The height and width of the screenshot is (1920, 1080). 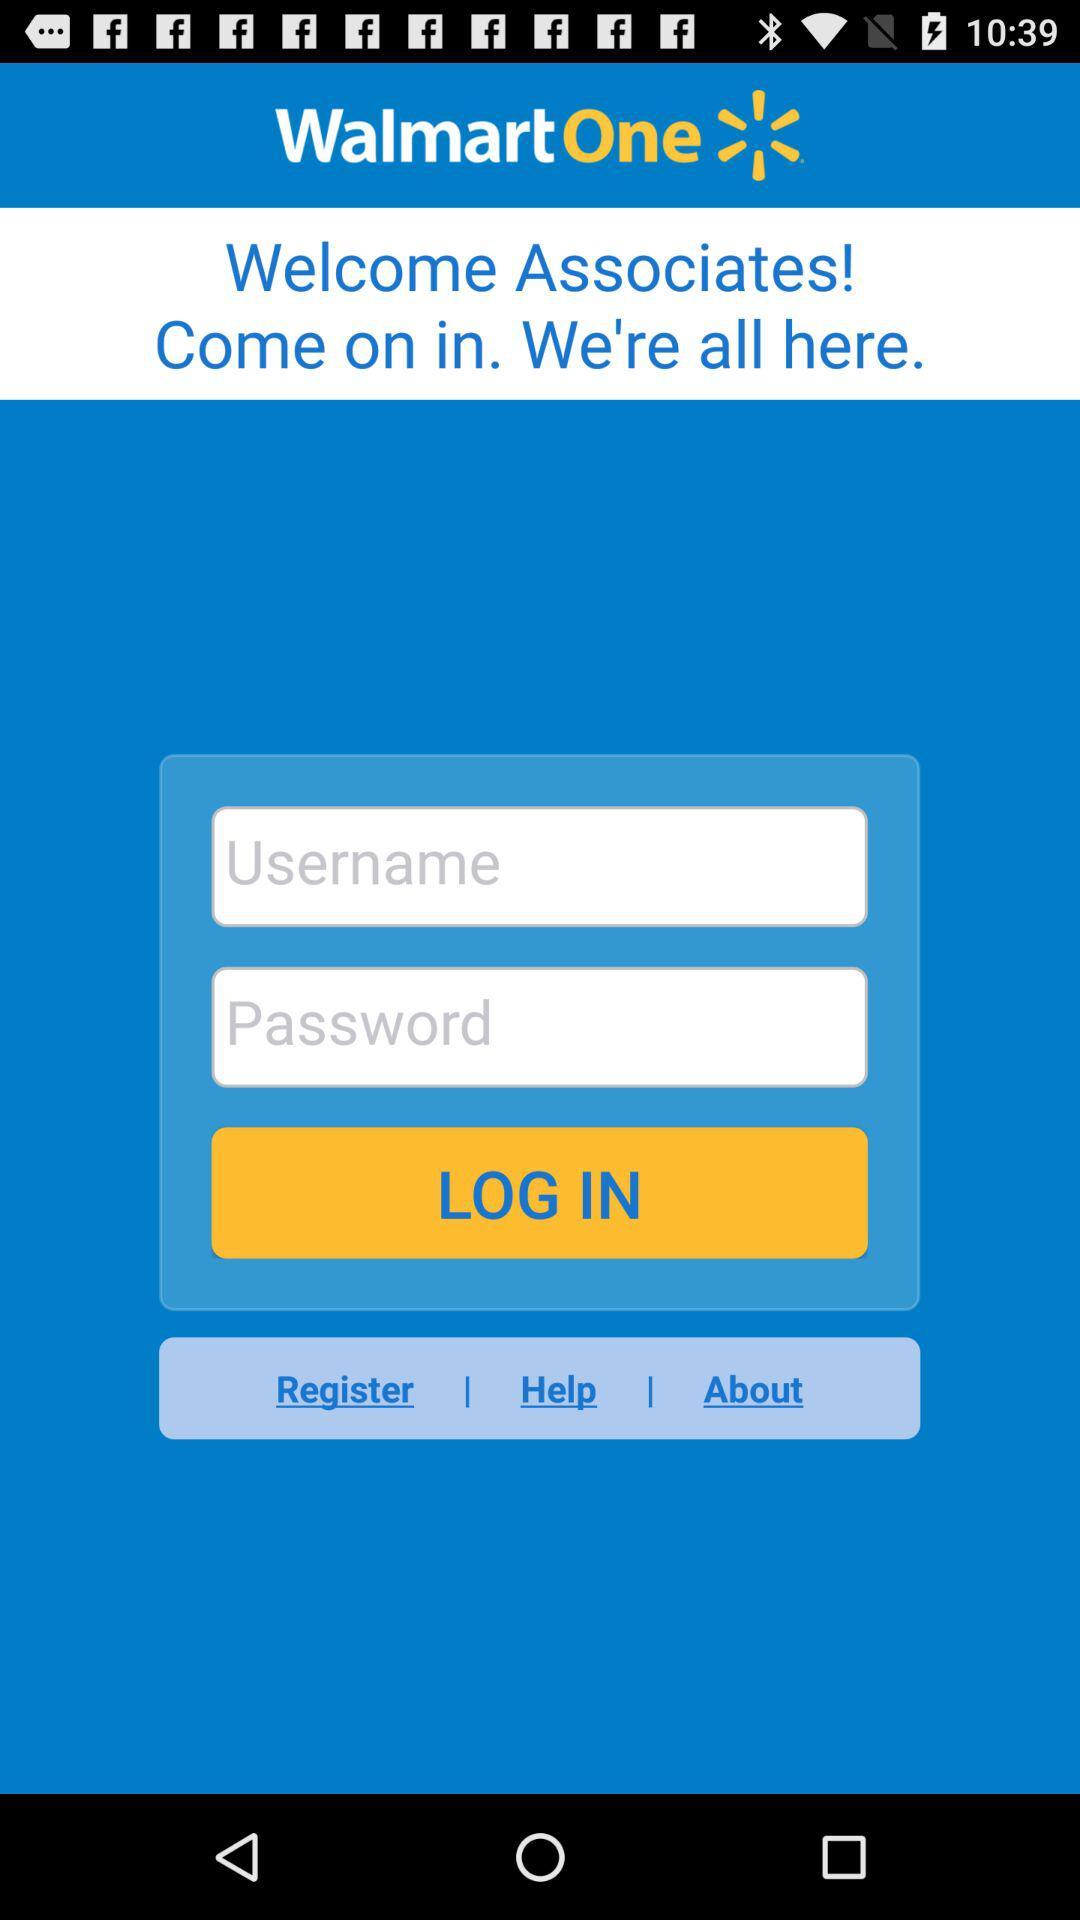 What do you see at coordinates (558, 1387) in the screenshot?
I see `icon to the left of | item` at bounding box center [558, 1387].